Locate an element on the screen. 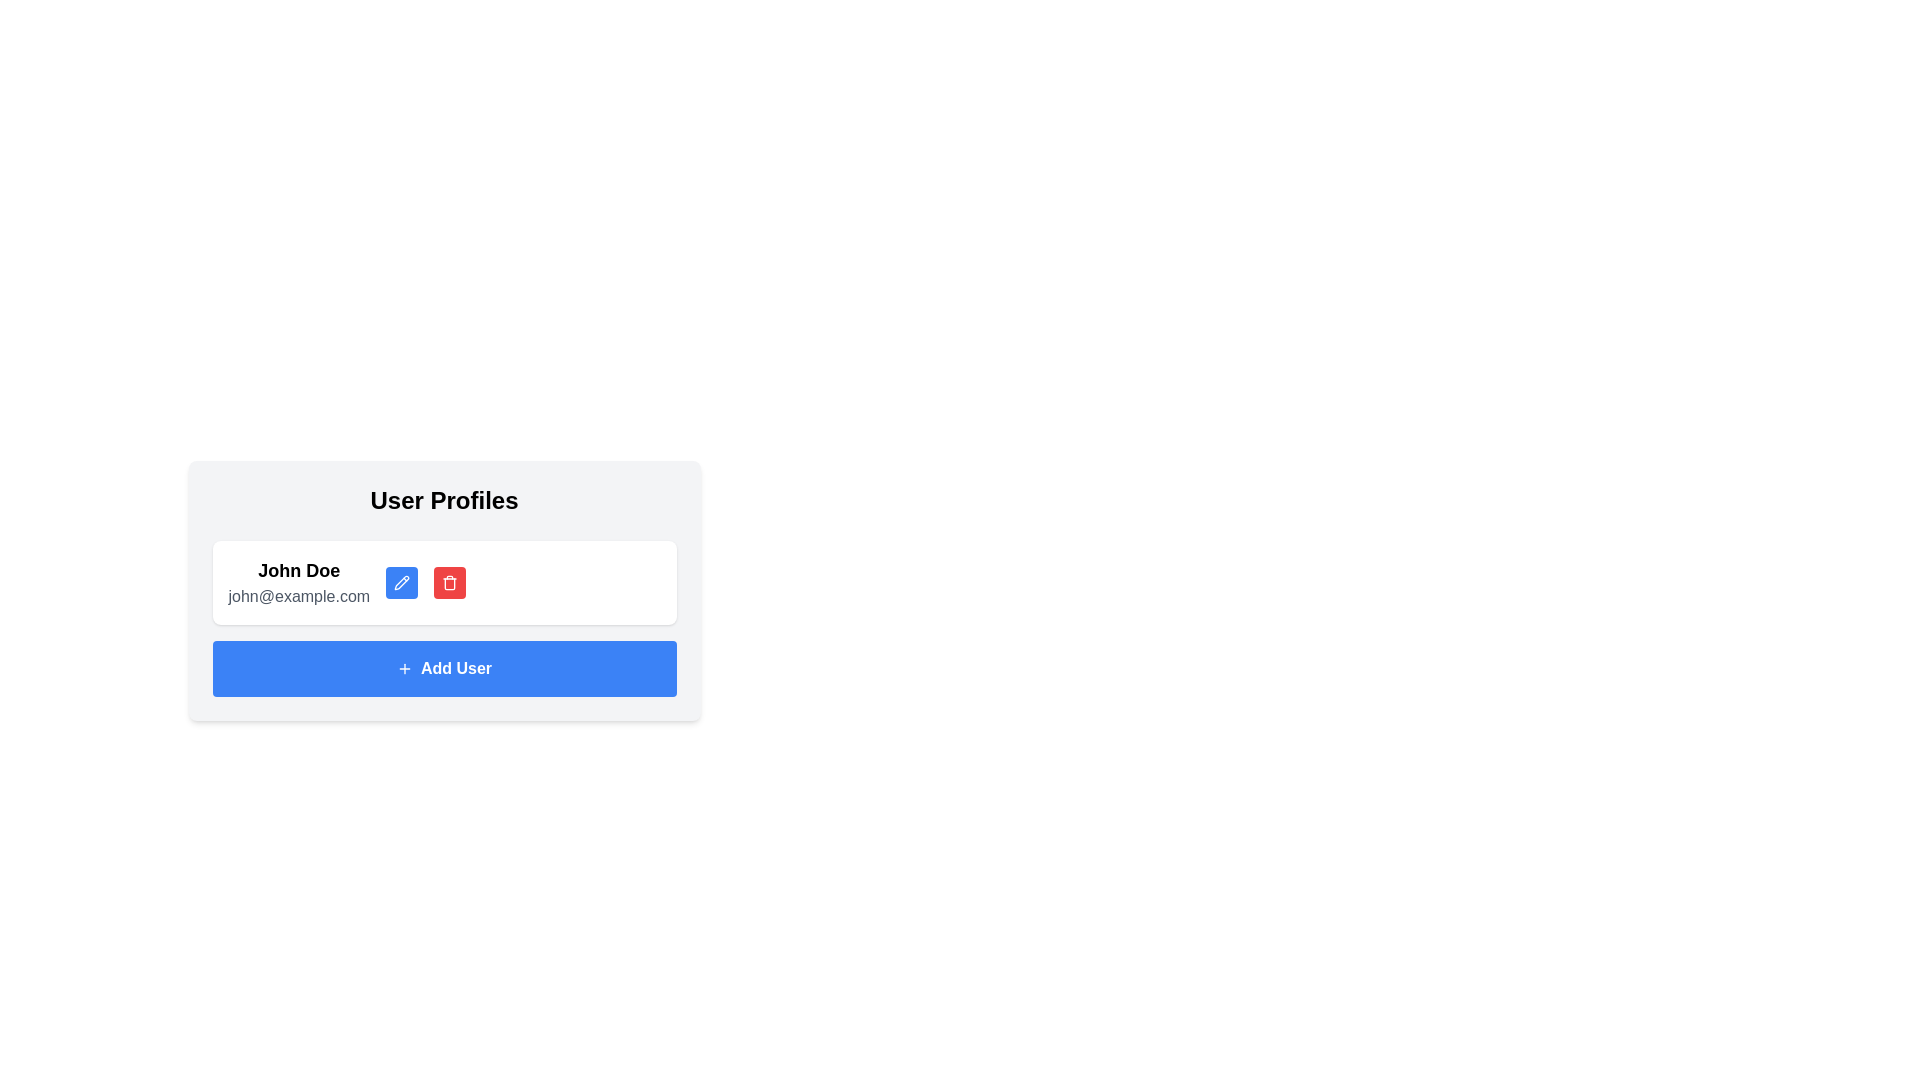 This screenshot has height=1080, width=1920. the pencil icon within the blue circular button to initiate the edit function for the user profile is located at coordinates (401, 582).